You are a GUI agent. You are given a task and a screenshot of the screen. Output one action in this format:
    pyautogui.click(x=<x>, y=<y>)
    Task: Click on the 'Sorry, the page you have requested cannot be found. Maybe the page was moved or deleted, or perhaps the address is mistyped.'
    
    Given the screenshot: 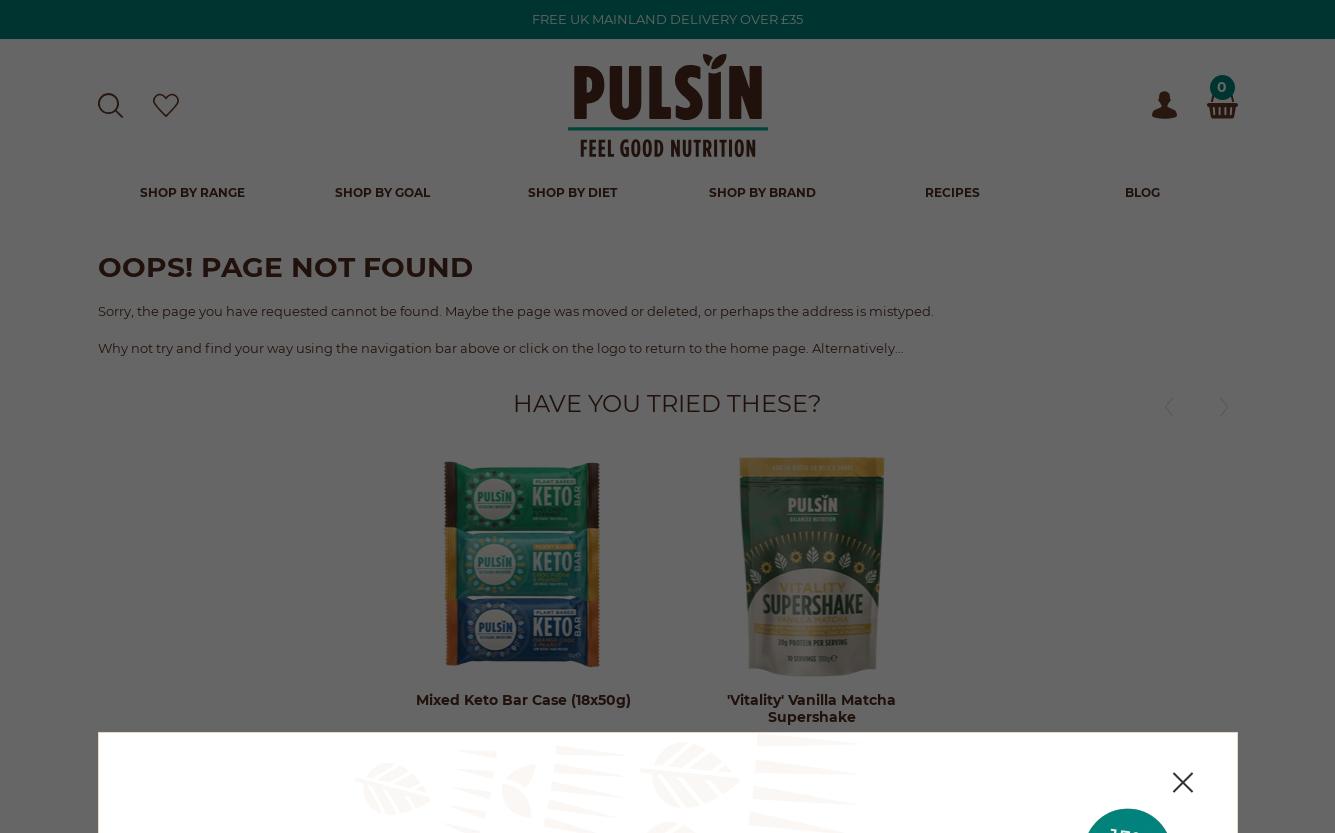 What is the action you would take?
    pyautogui.click(x=515, y=308)
    